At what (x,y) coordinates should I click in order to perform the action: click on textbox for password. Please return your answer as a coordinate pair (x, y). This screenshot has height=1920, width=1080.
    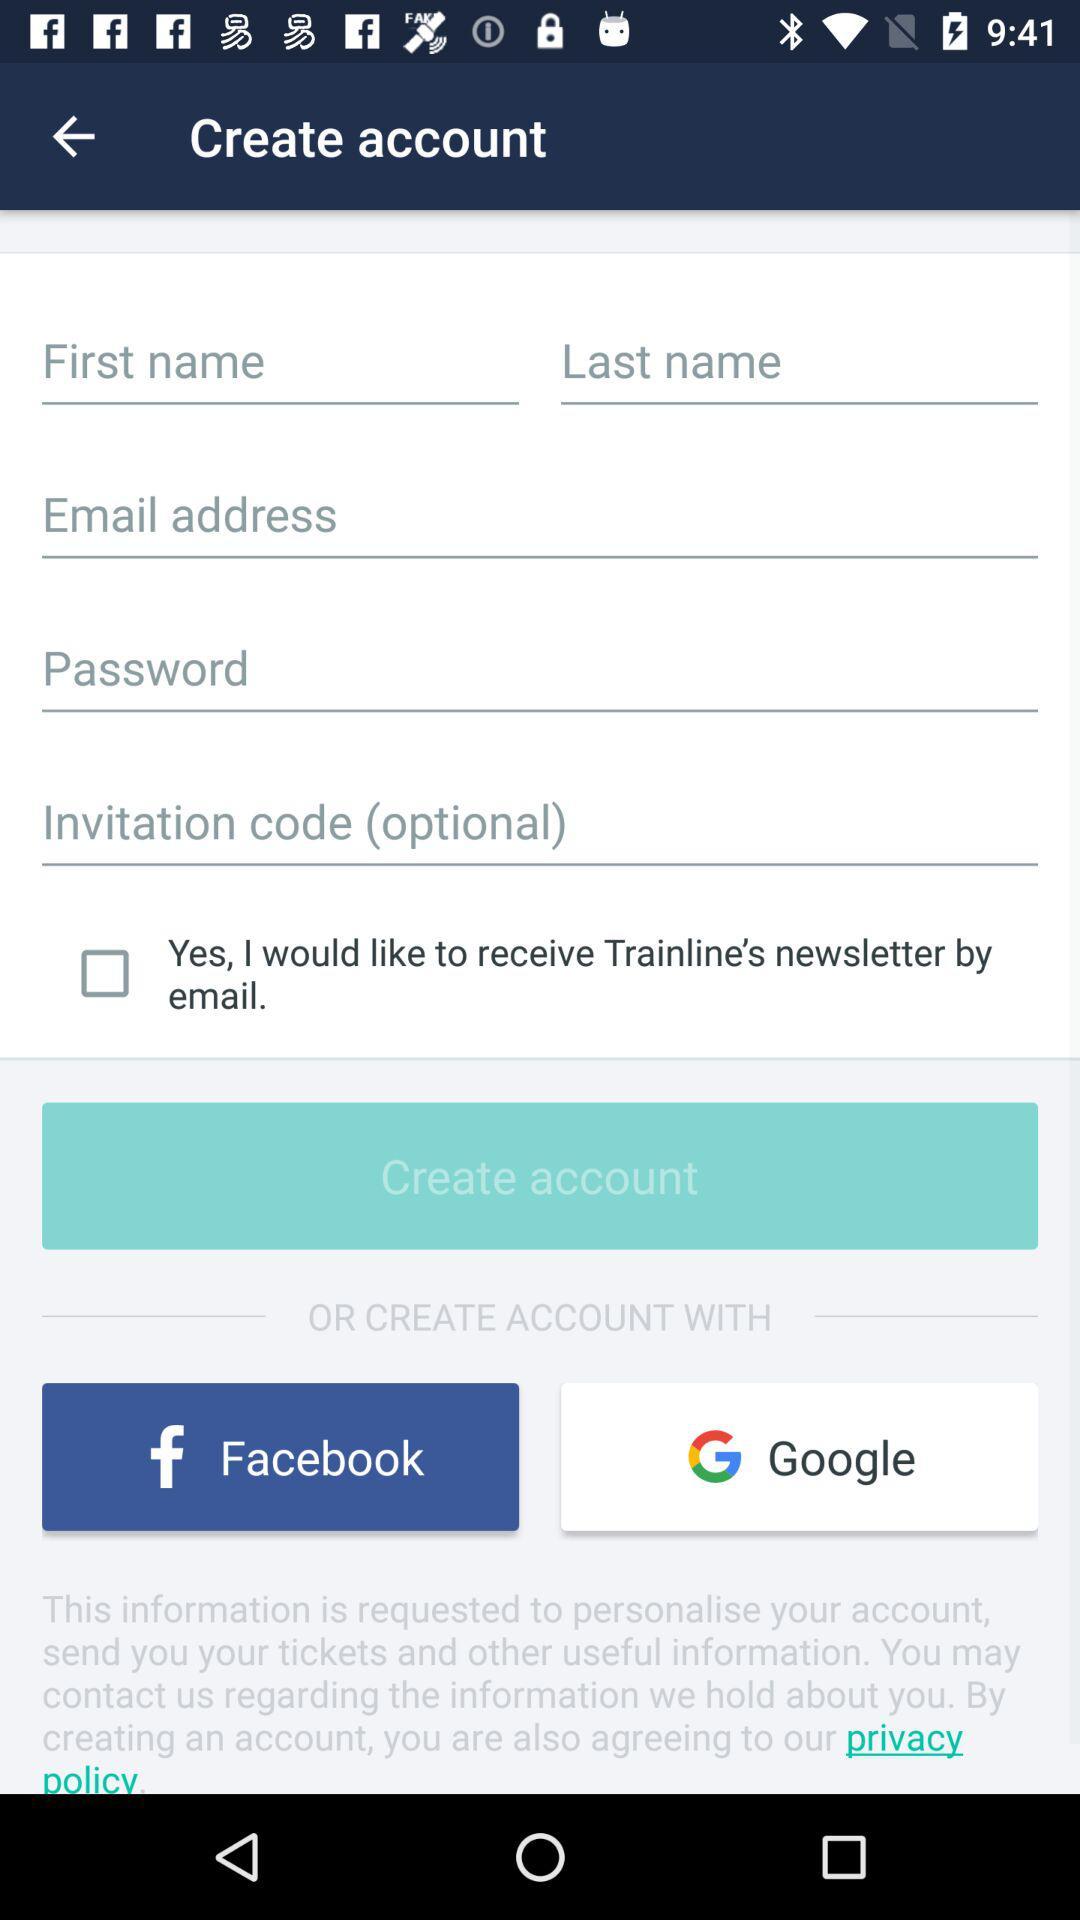
    Looking at the image, I should click on (540, 667).